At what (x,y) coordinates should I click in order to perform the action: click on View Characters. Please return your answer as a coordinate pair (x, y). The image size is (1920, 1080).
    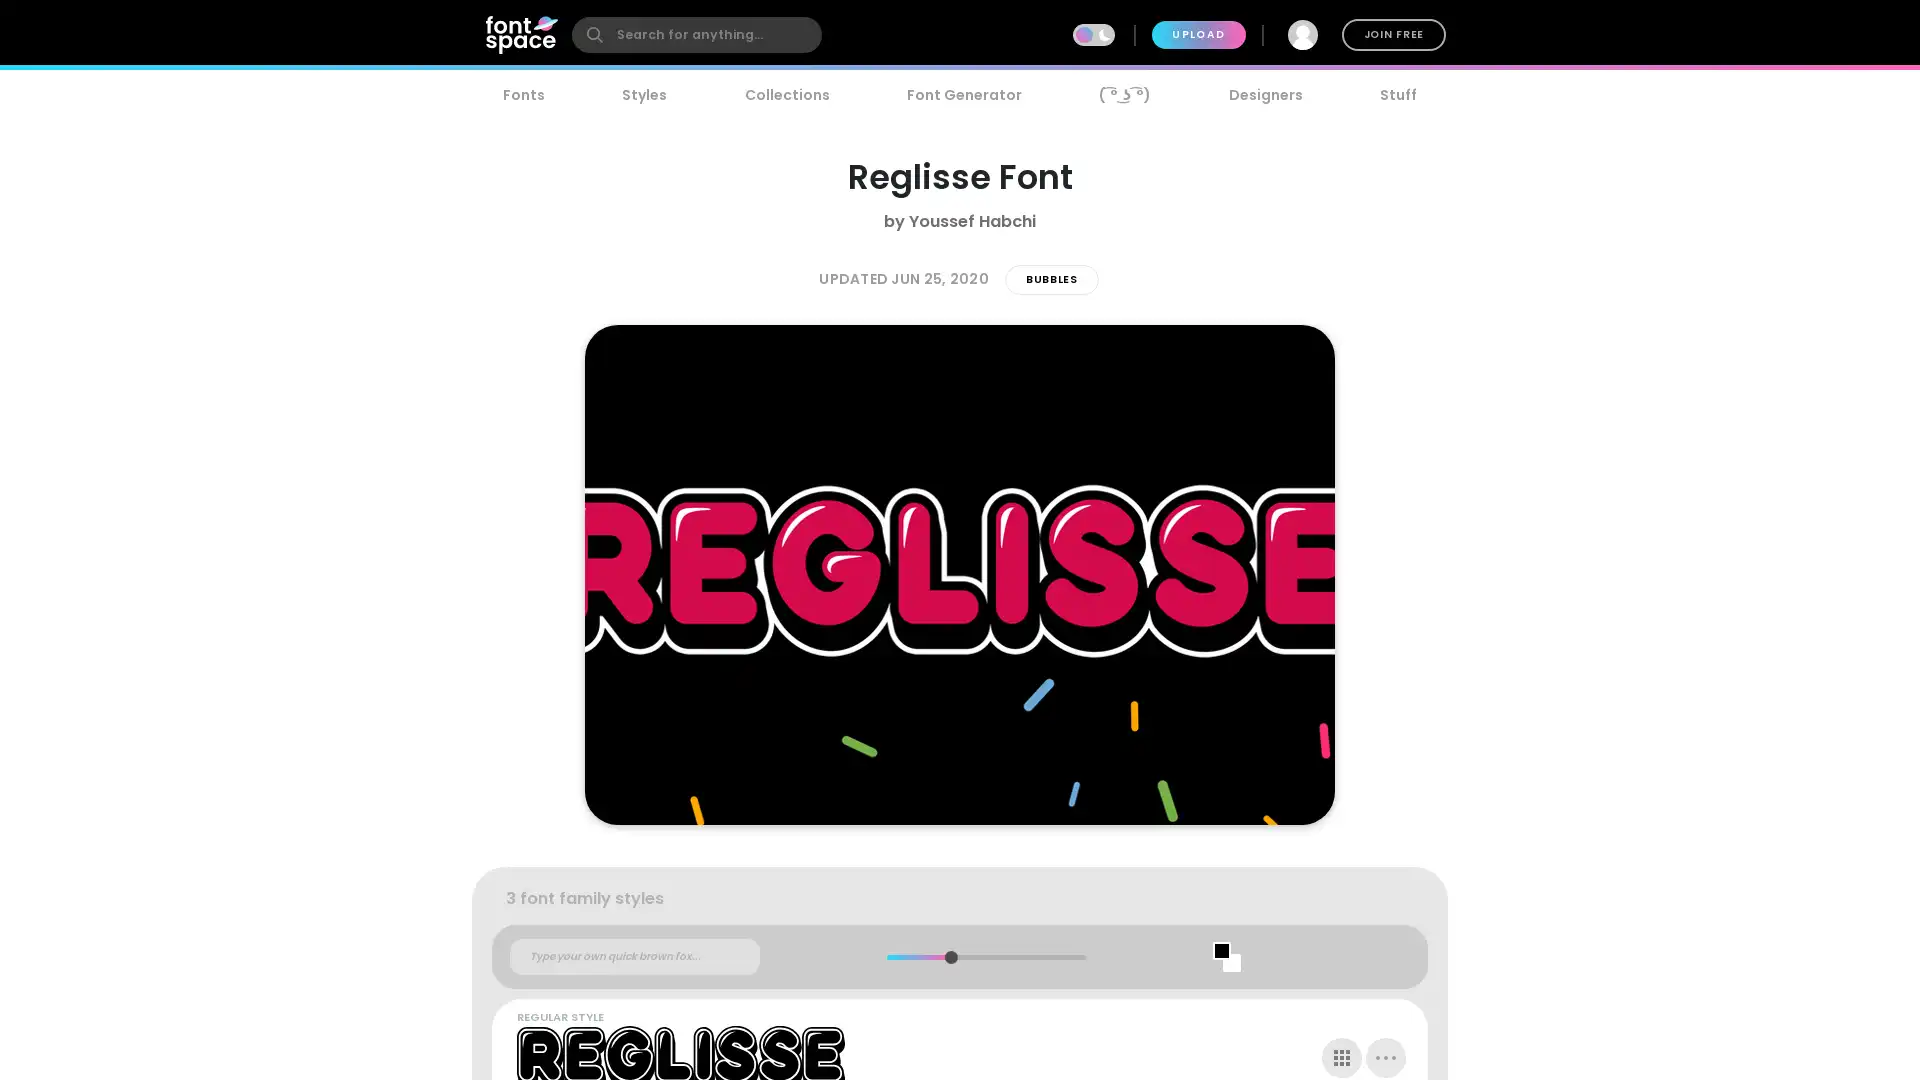
    Looking at the image, I should click on (1342, 1056).